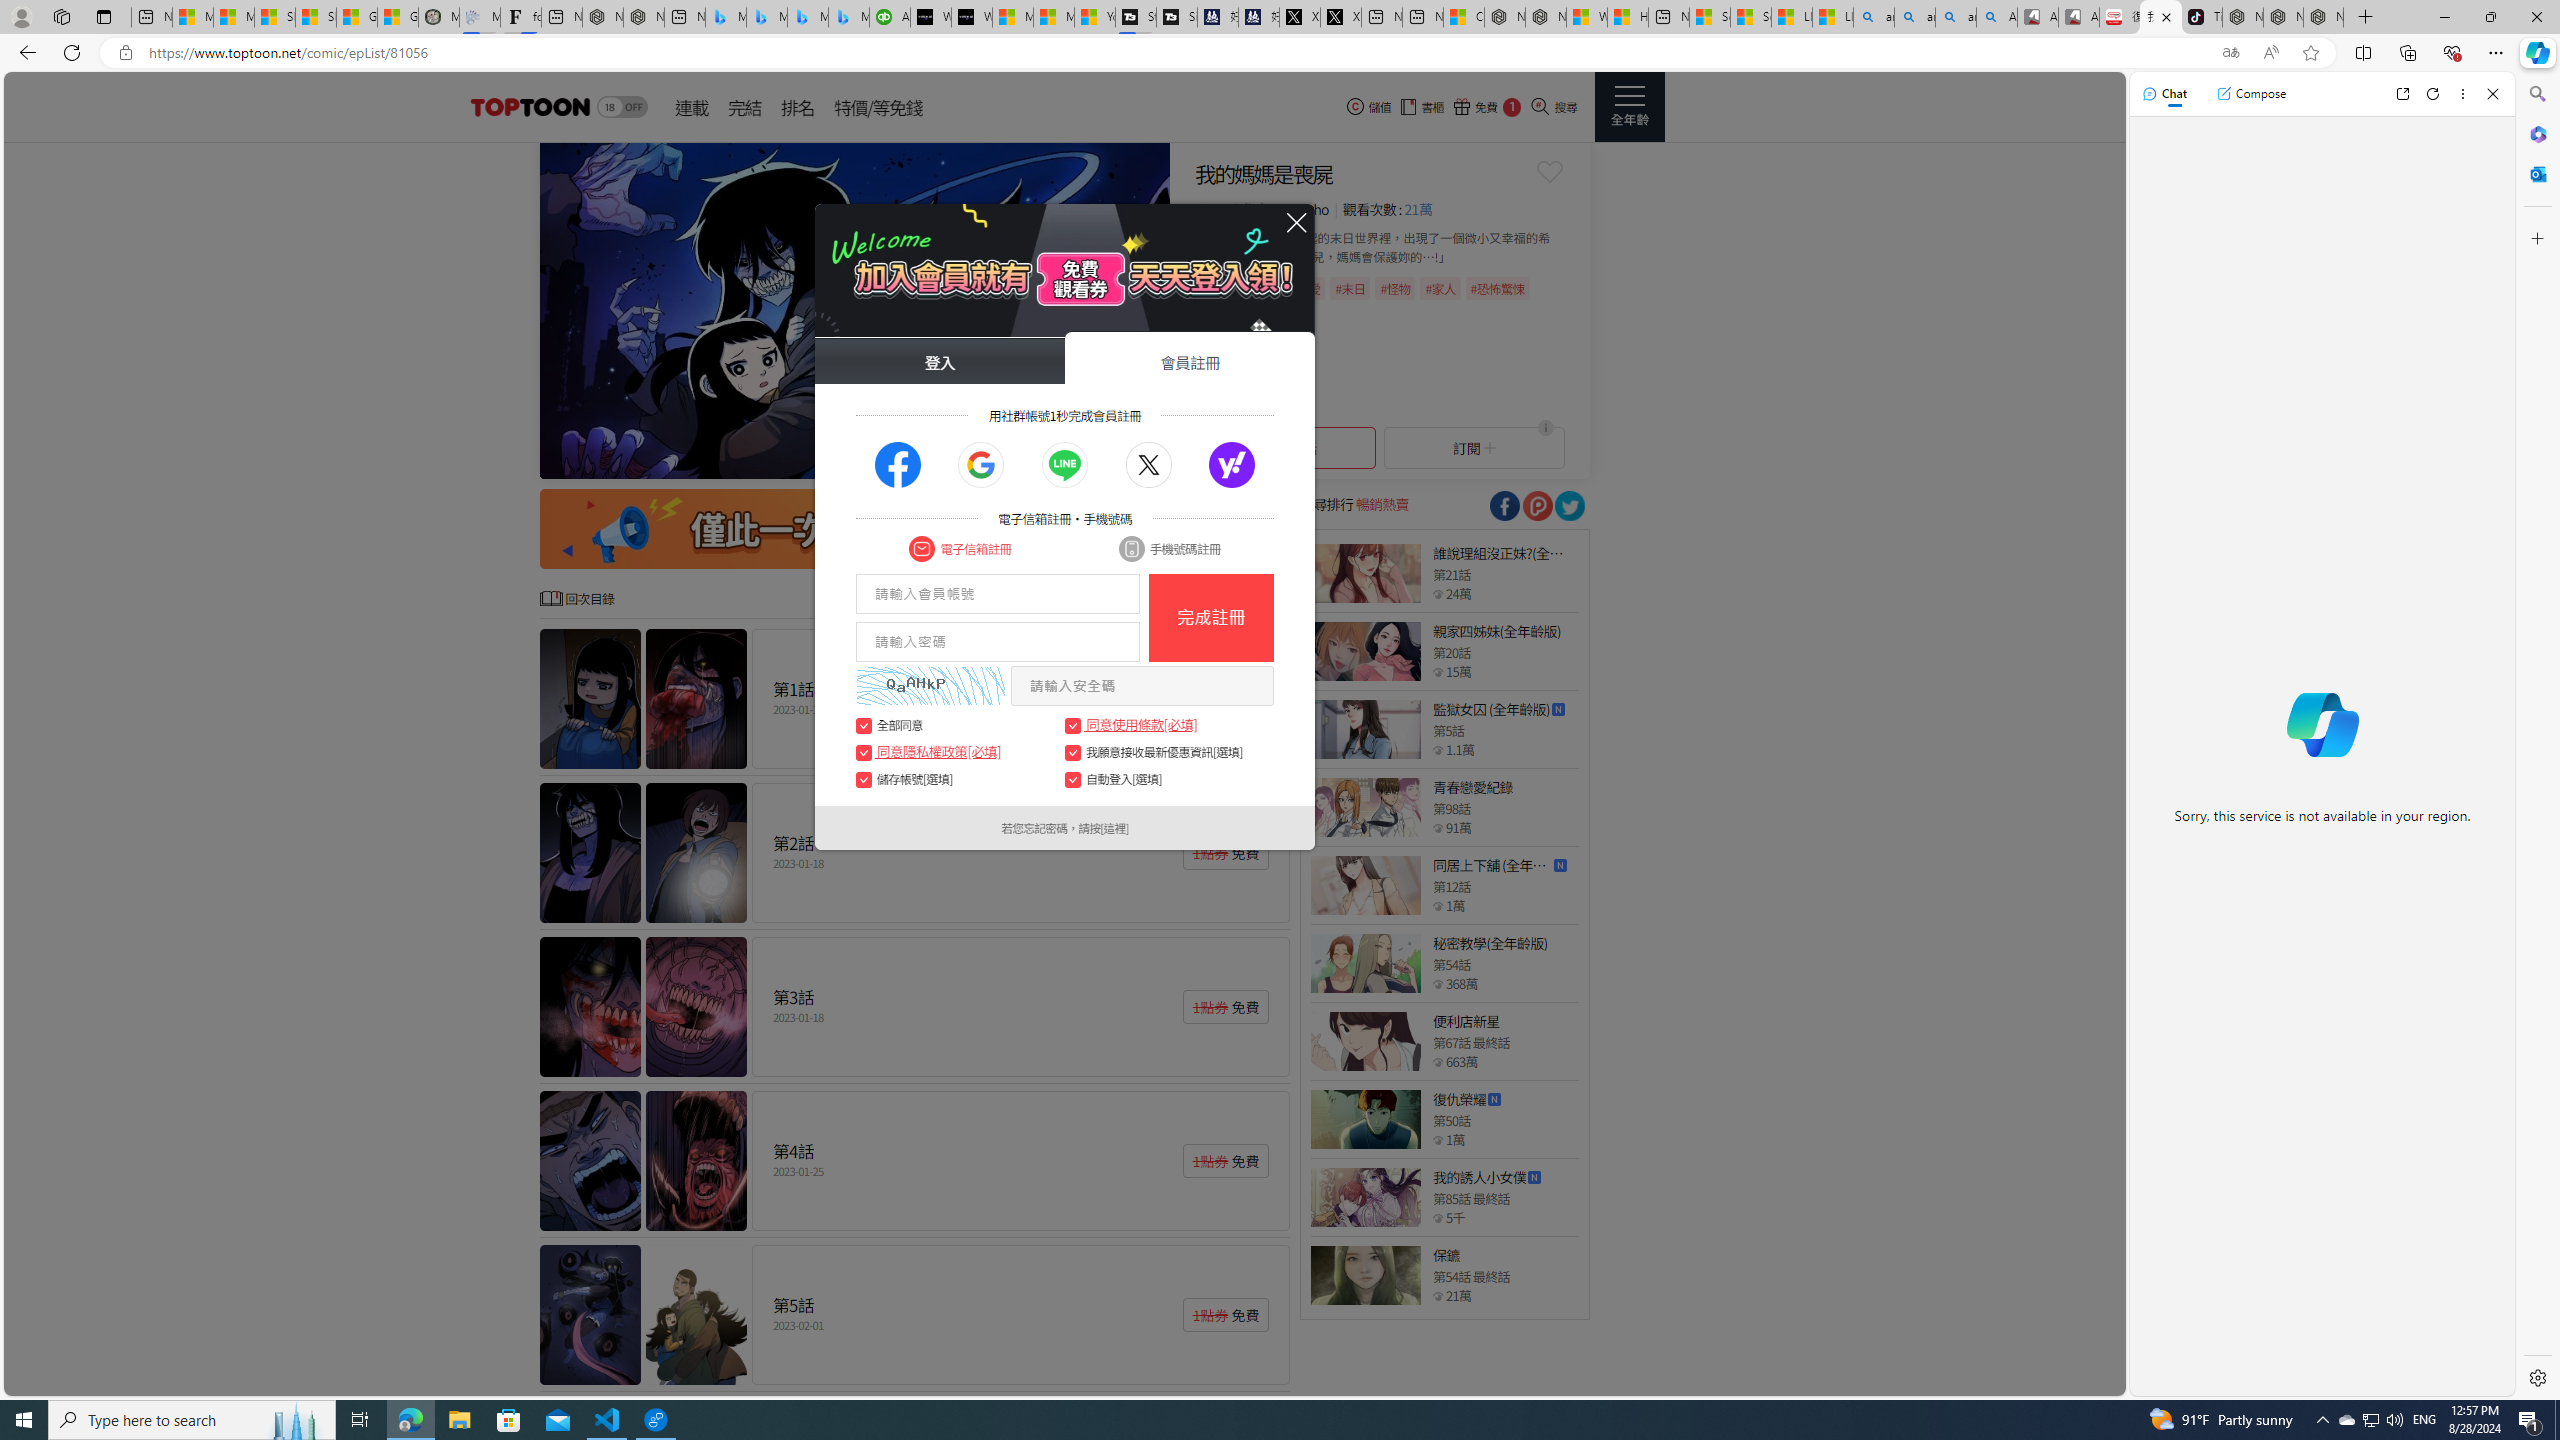  What do you see at coordinates (1438, 1295) in the screenshot?
I see `'Class: epicon_starpoint'` at bounding box center [1438, 1295].